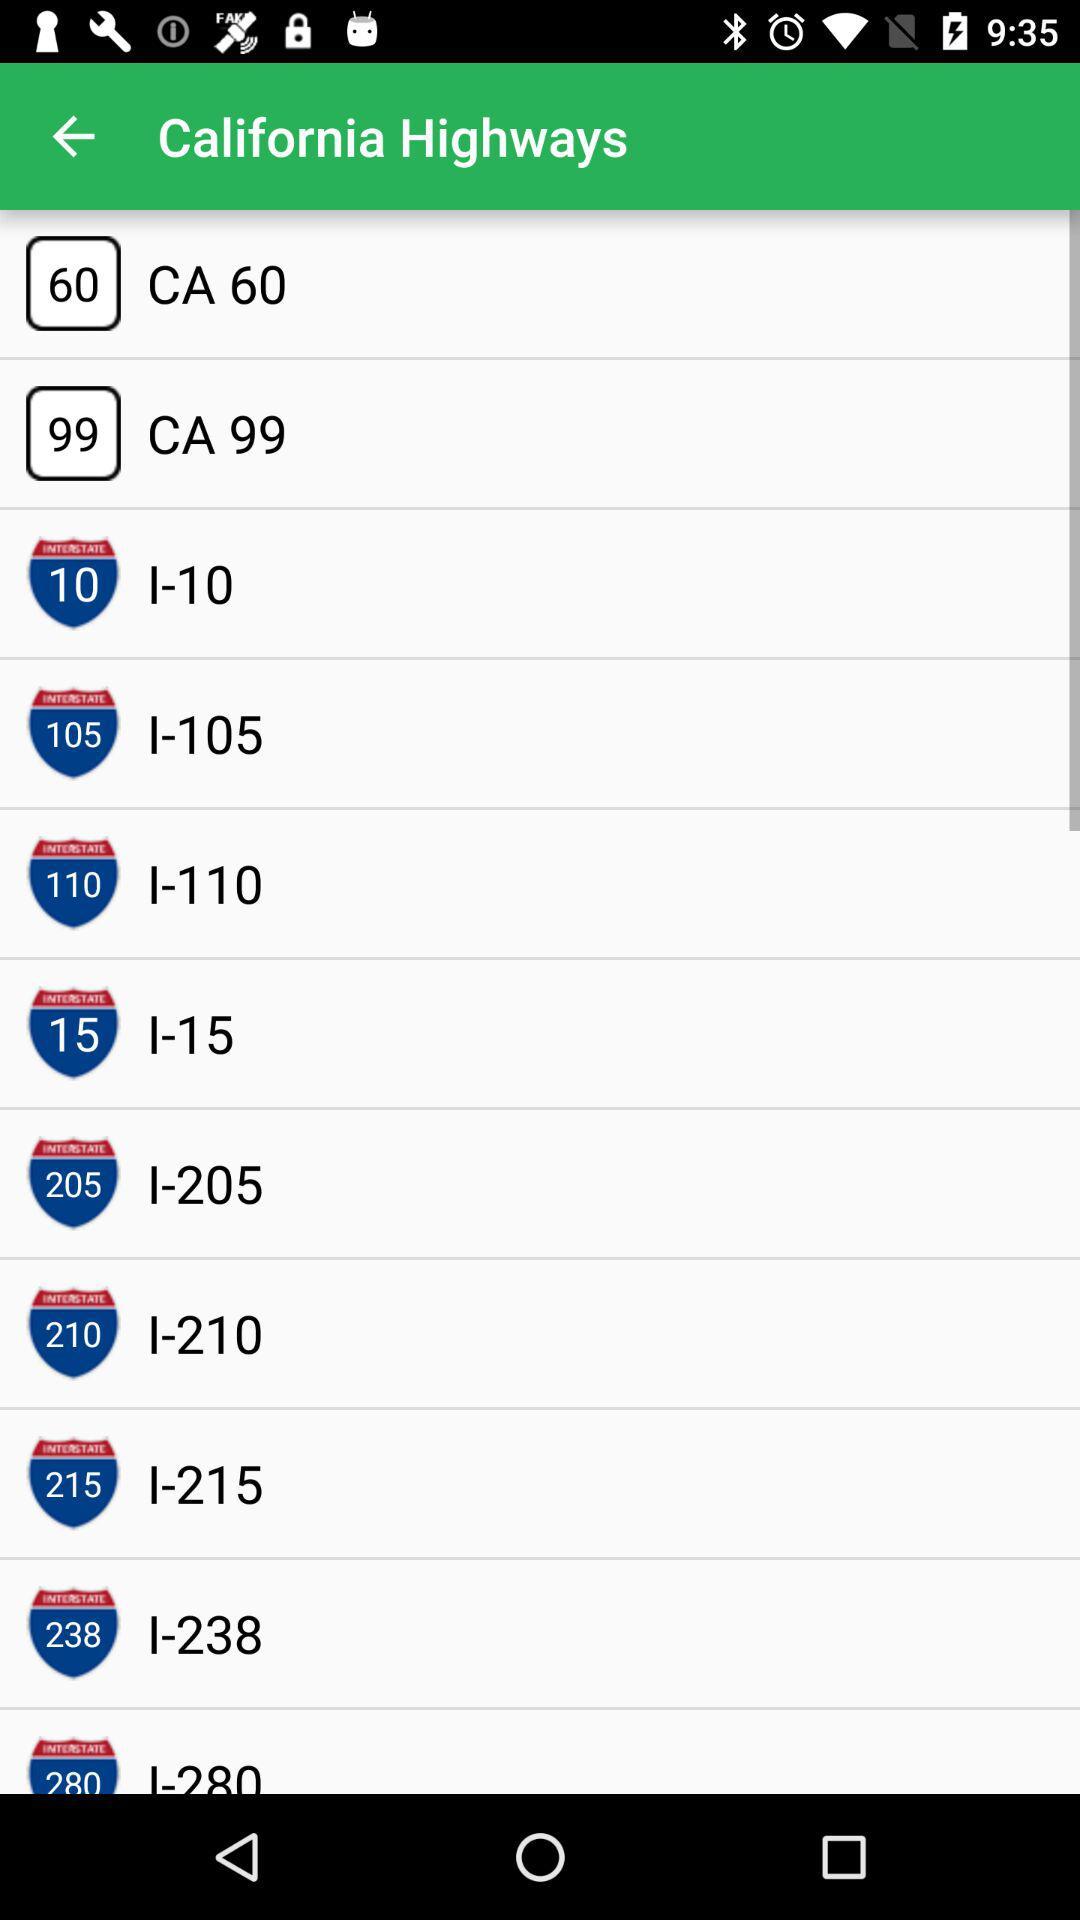  Describe the element at coordinates (72, 135) in the screenshot. I see `the item to the left of california highways` at that location.